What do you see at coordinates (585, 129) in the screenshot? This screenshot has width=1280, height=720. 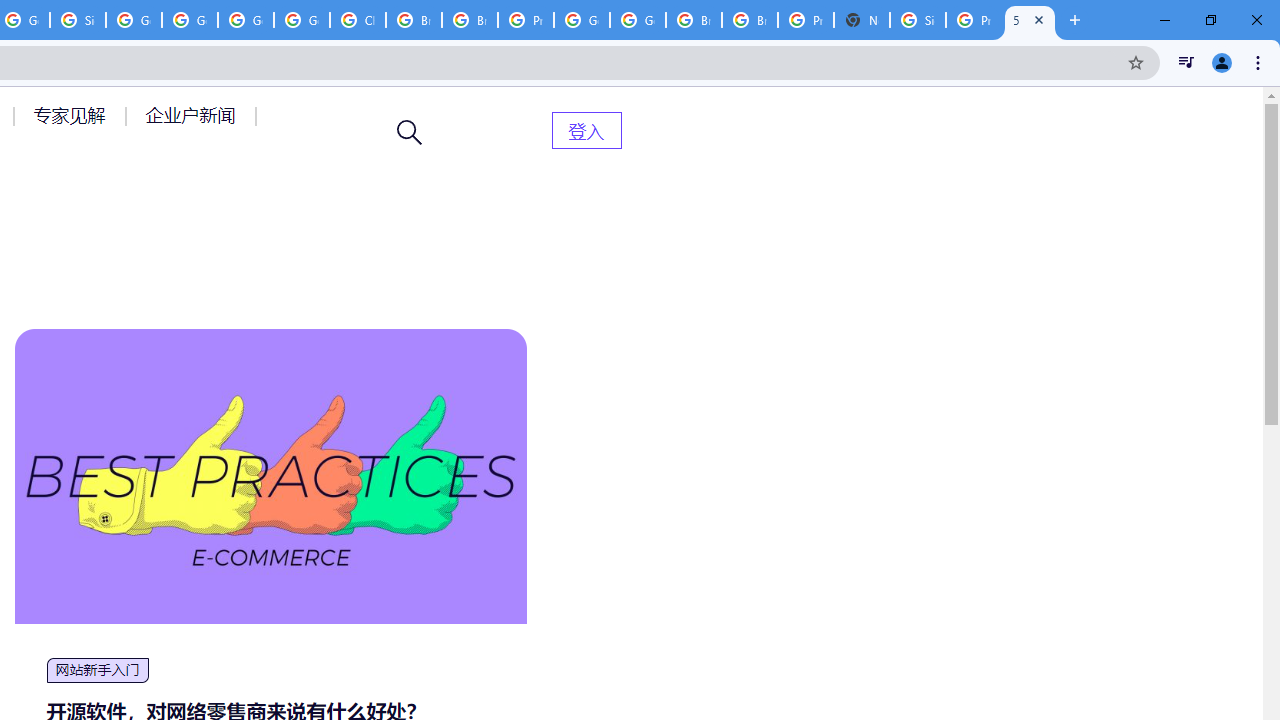 I see `'AutomationID: menu-item-82399'` at bounding box center [585, 129].